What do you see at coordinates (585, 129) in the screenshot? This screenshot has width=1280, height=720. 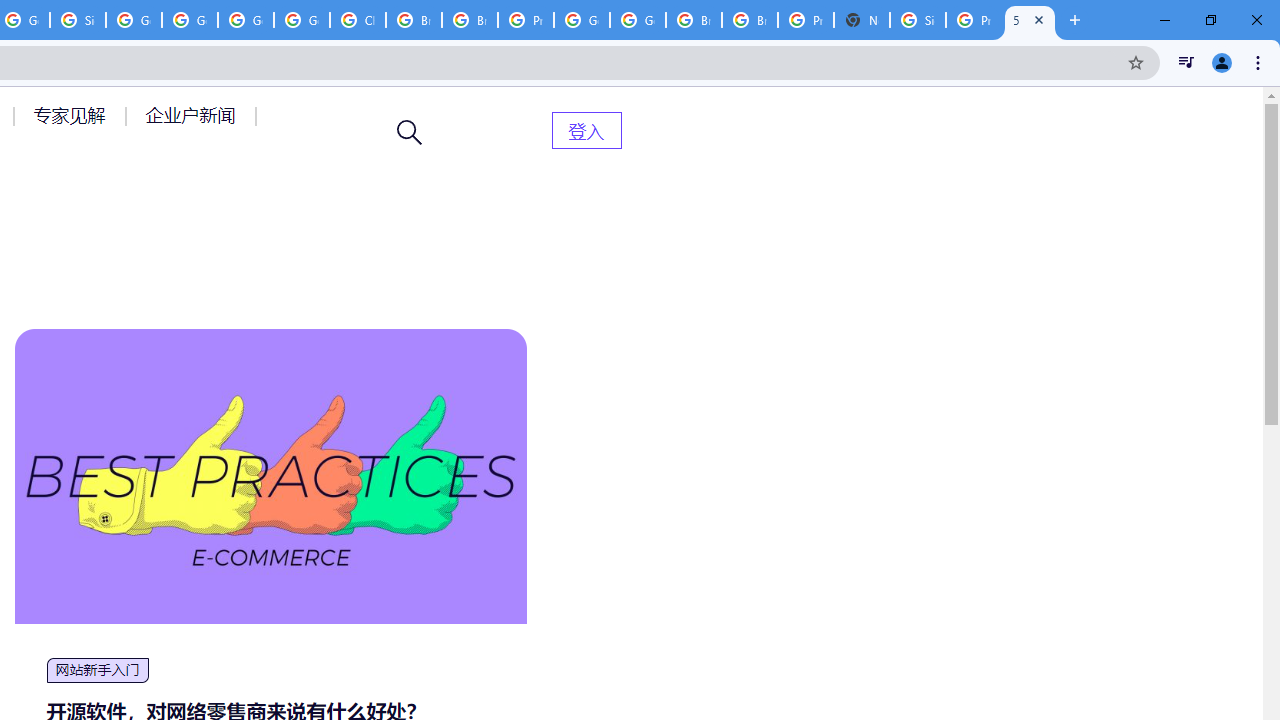 I see `'AutomationID: menu-item-82399'` at bounding box center [585, 129].